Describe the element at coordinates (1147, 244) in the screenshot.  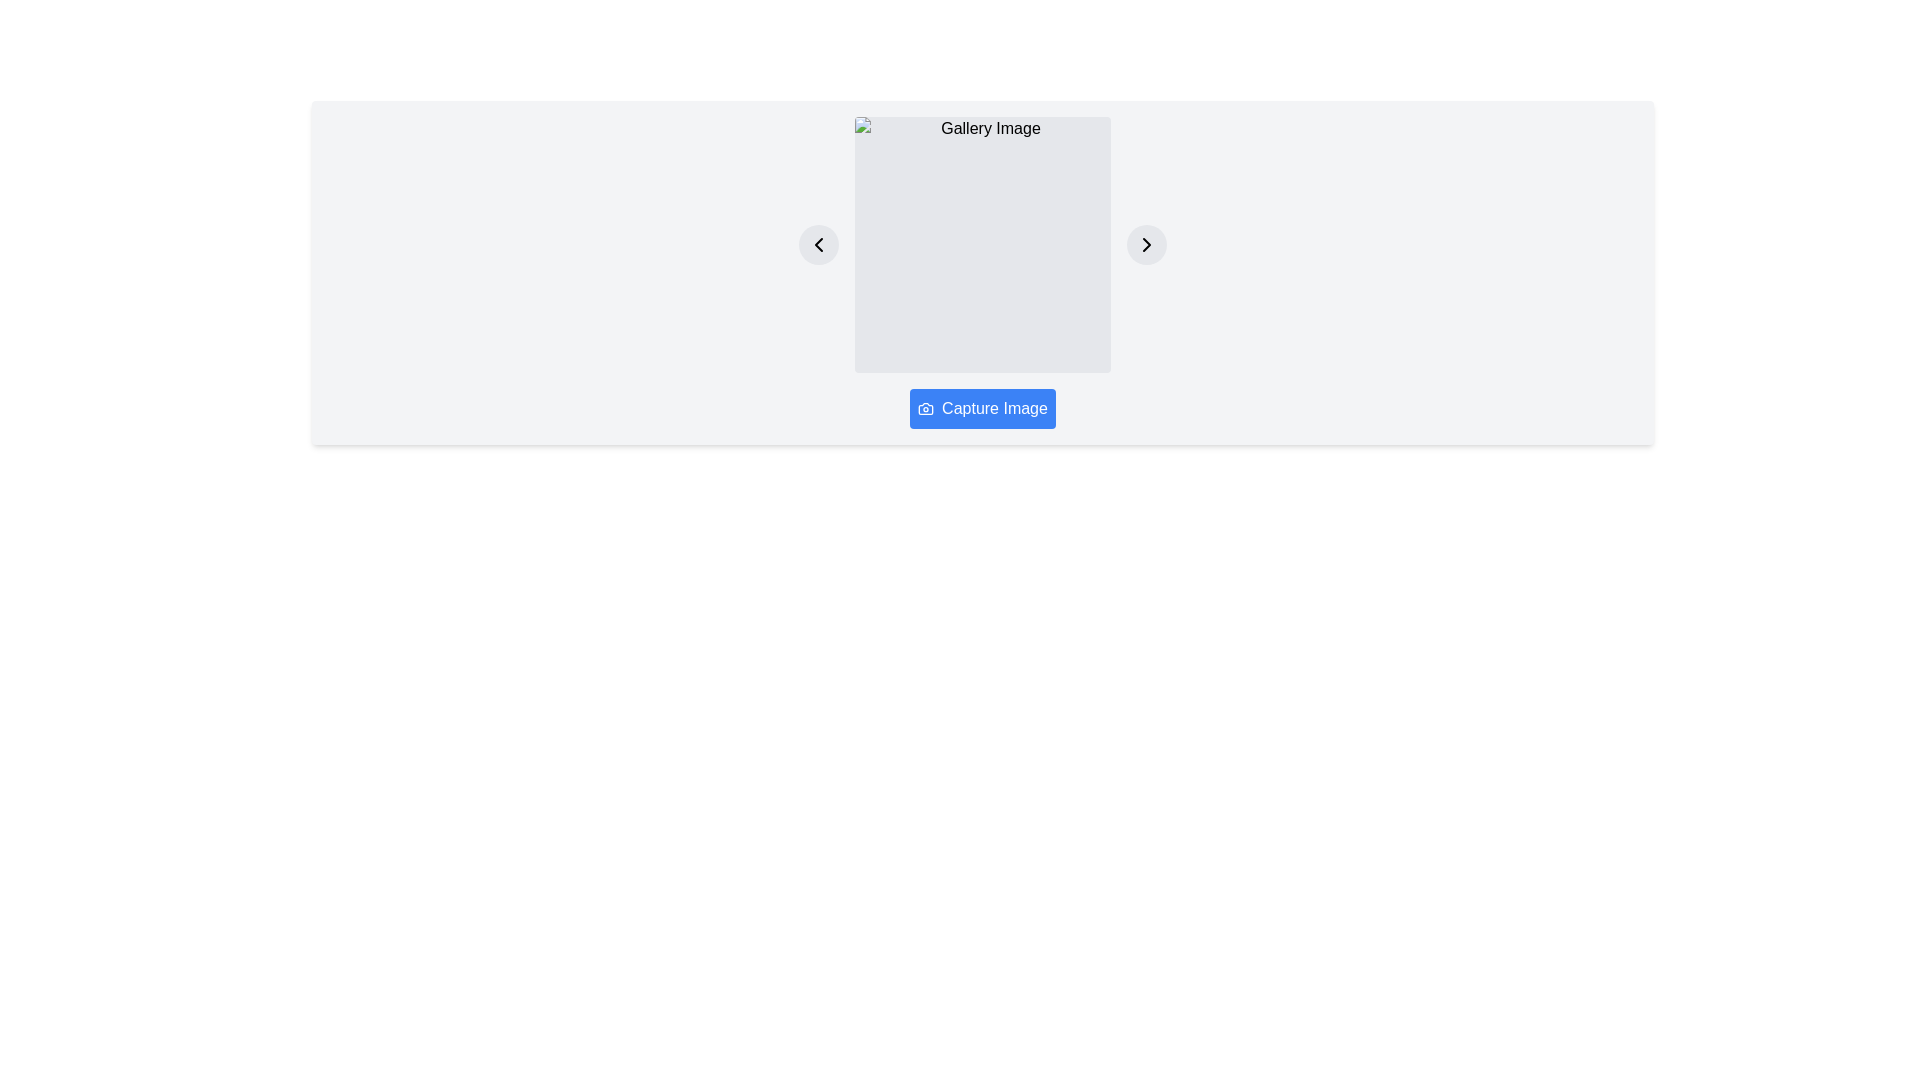
I see `the small right-pointing chevron arrow icon button, which is styled with thin black lines and embedded in a light gray circular area` at that location.